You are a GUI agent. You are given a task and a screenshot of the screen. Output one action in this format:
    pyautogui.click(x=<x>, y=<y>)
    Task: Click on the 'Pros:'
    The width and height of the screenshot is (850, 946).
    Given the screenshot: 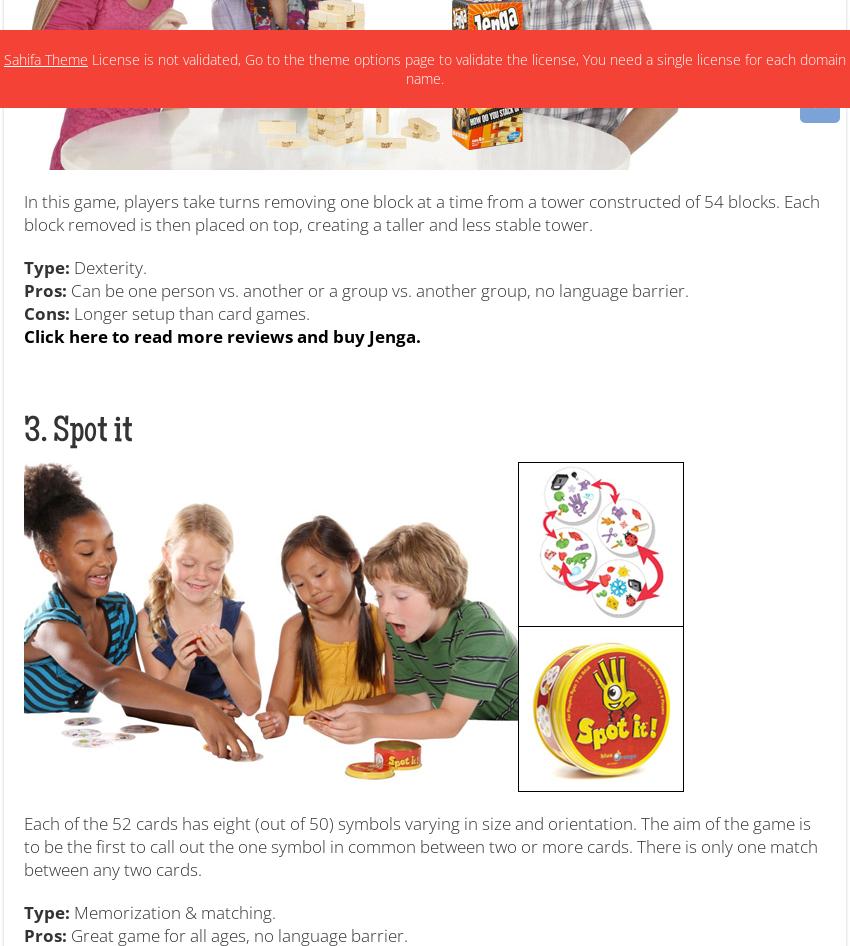 What is the action you would take?
    pyautogui.click(x=45, y=288)
    